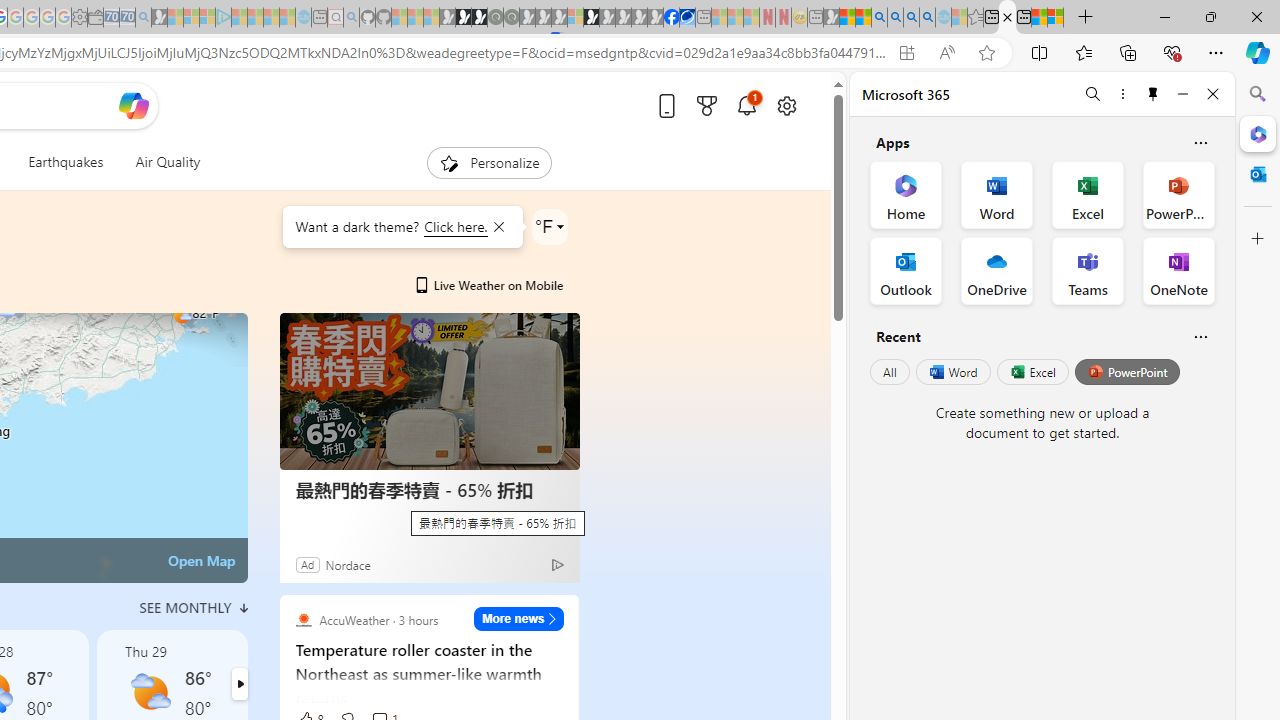 The width and height of the screenshot is (1280, 720). Describe the element at coordinates (167, 162) in the screenshot. I see `'Air Quality'` at that location.